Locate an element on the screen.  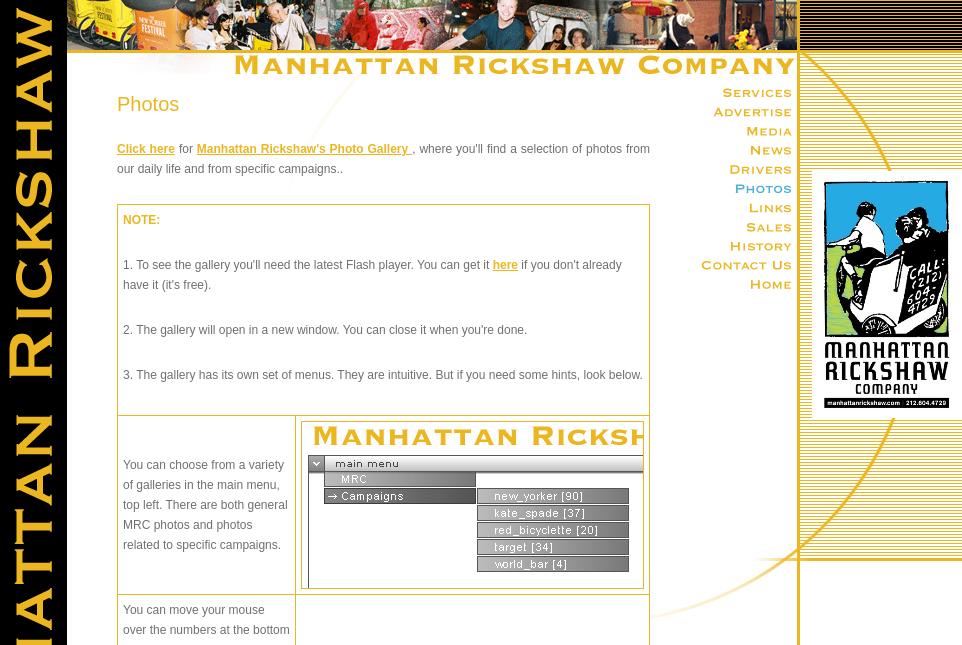
'1. To see the gallery you'll need the
                        latest Flash player. You can get it' is located at coordinates (122, 264).